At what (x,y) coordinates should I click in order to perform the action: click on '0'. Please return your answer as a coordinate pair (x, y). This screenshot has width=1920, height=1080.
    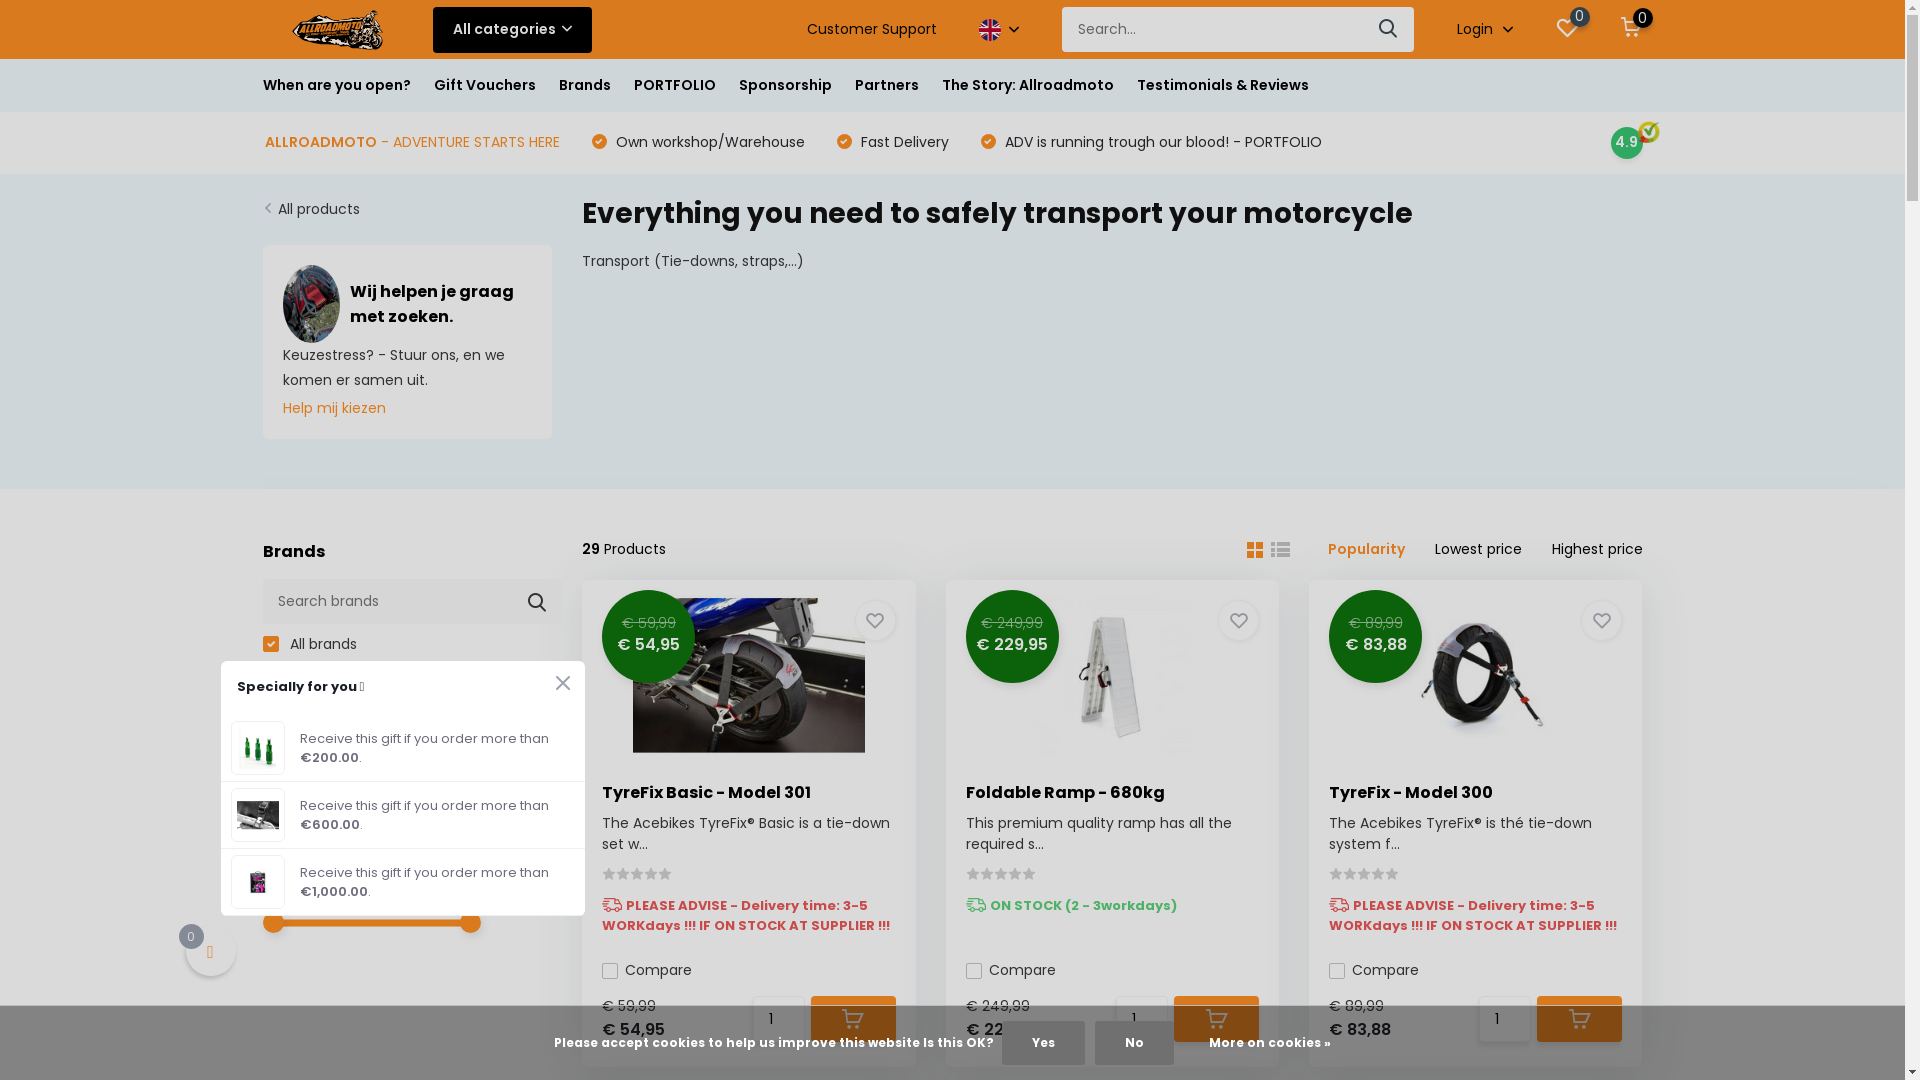
    Looking at the image, I should click on (1631, 29).